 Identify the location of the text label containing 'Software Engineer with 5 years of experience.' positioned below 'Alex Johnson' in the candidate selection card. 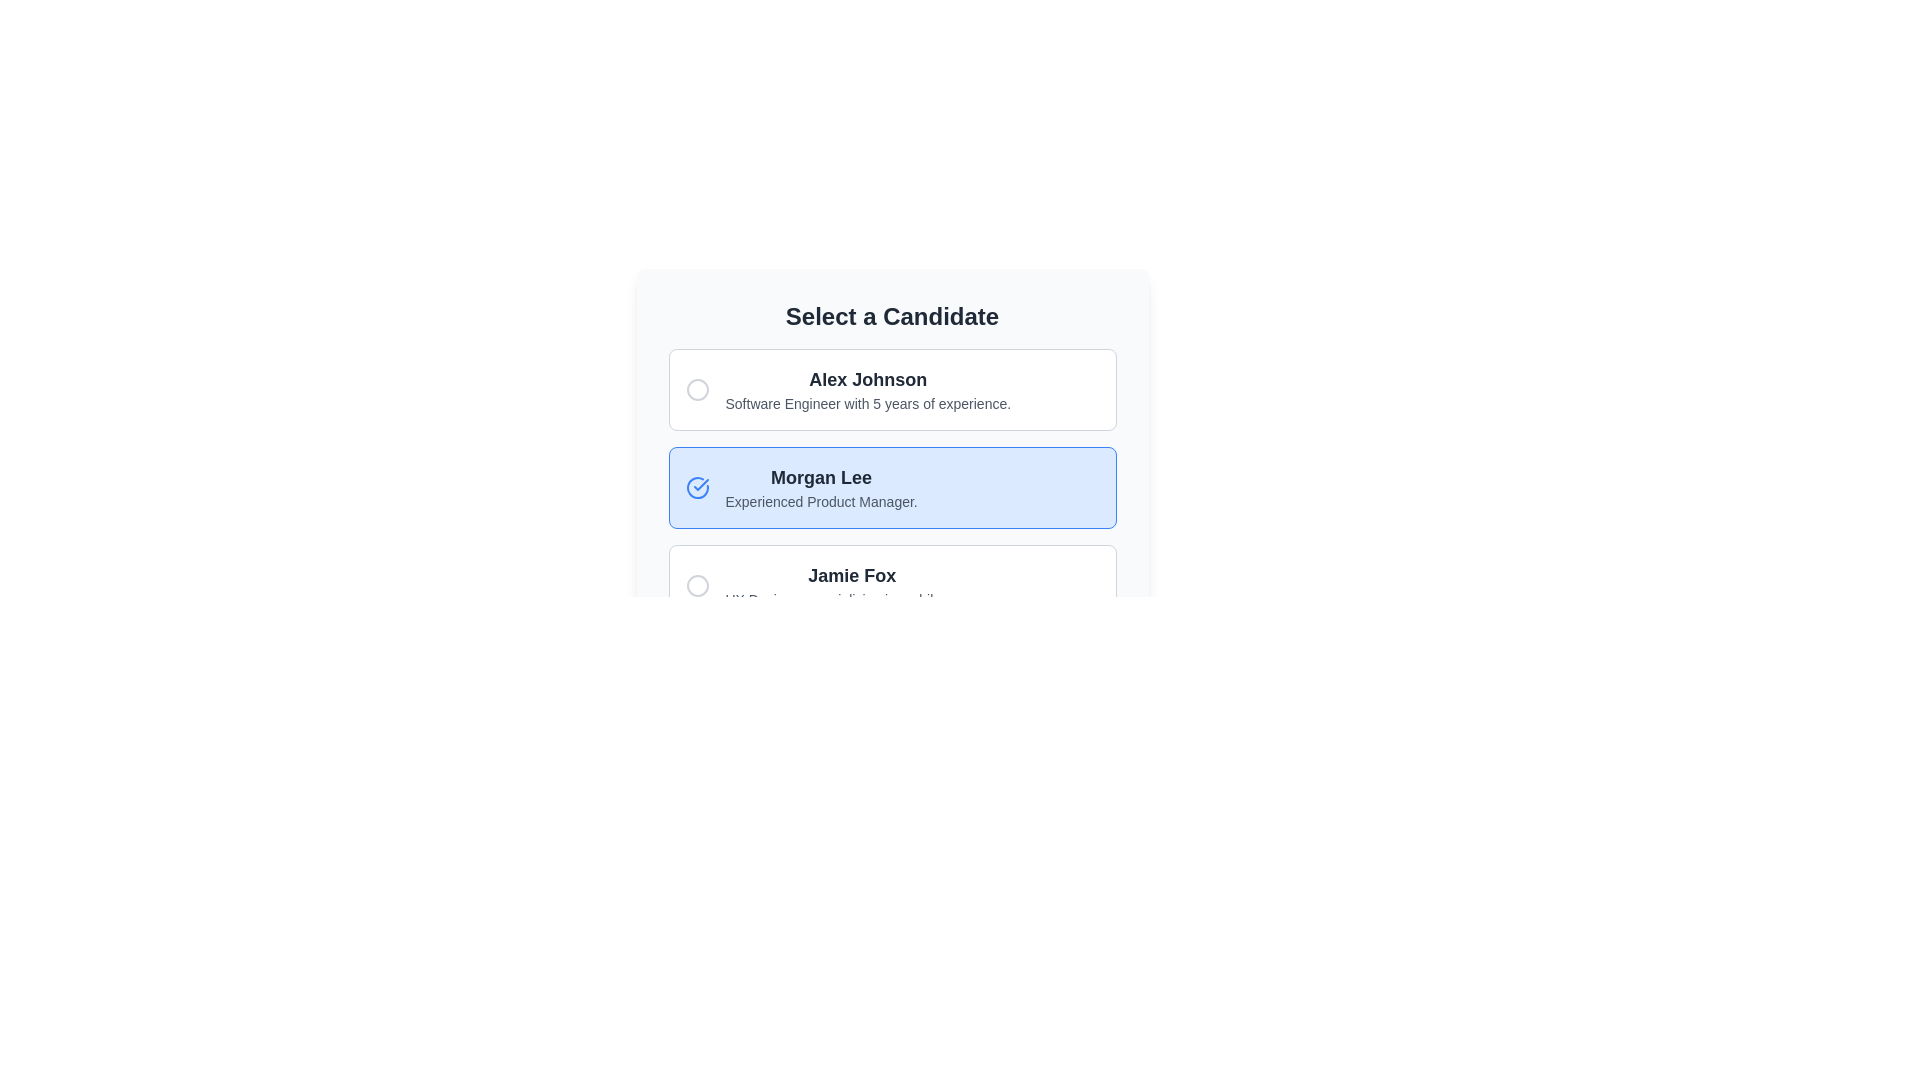
(868, 404).